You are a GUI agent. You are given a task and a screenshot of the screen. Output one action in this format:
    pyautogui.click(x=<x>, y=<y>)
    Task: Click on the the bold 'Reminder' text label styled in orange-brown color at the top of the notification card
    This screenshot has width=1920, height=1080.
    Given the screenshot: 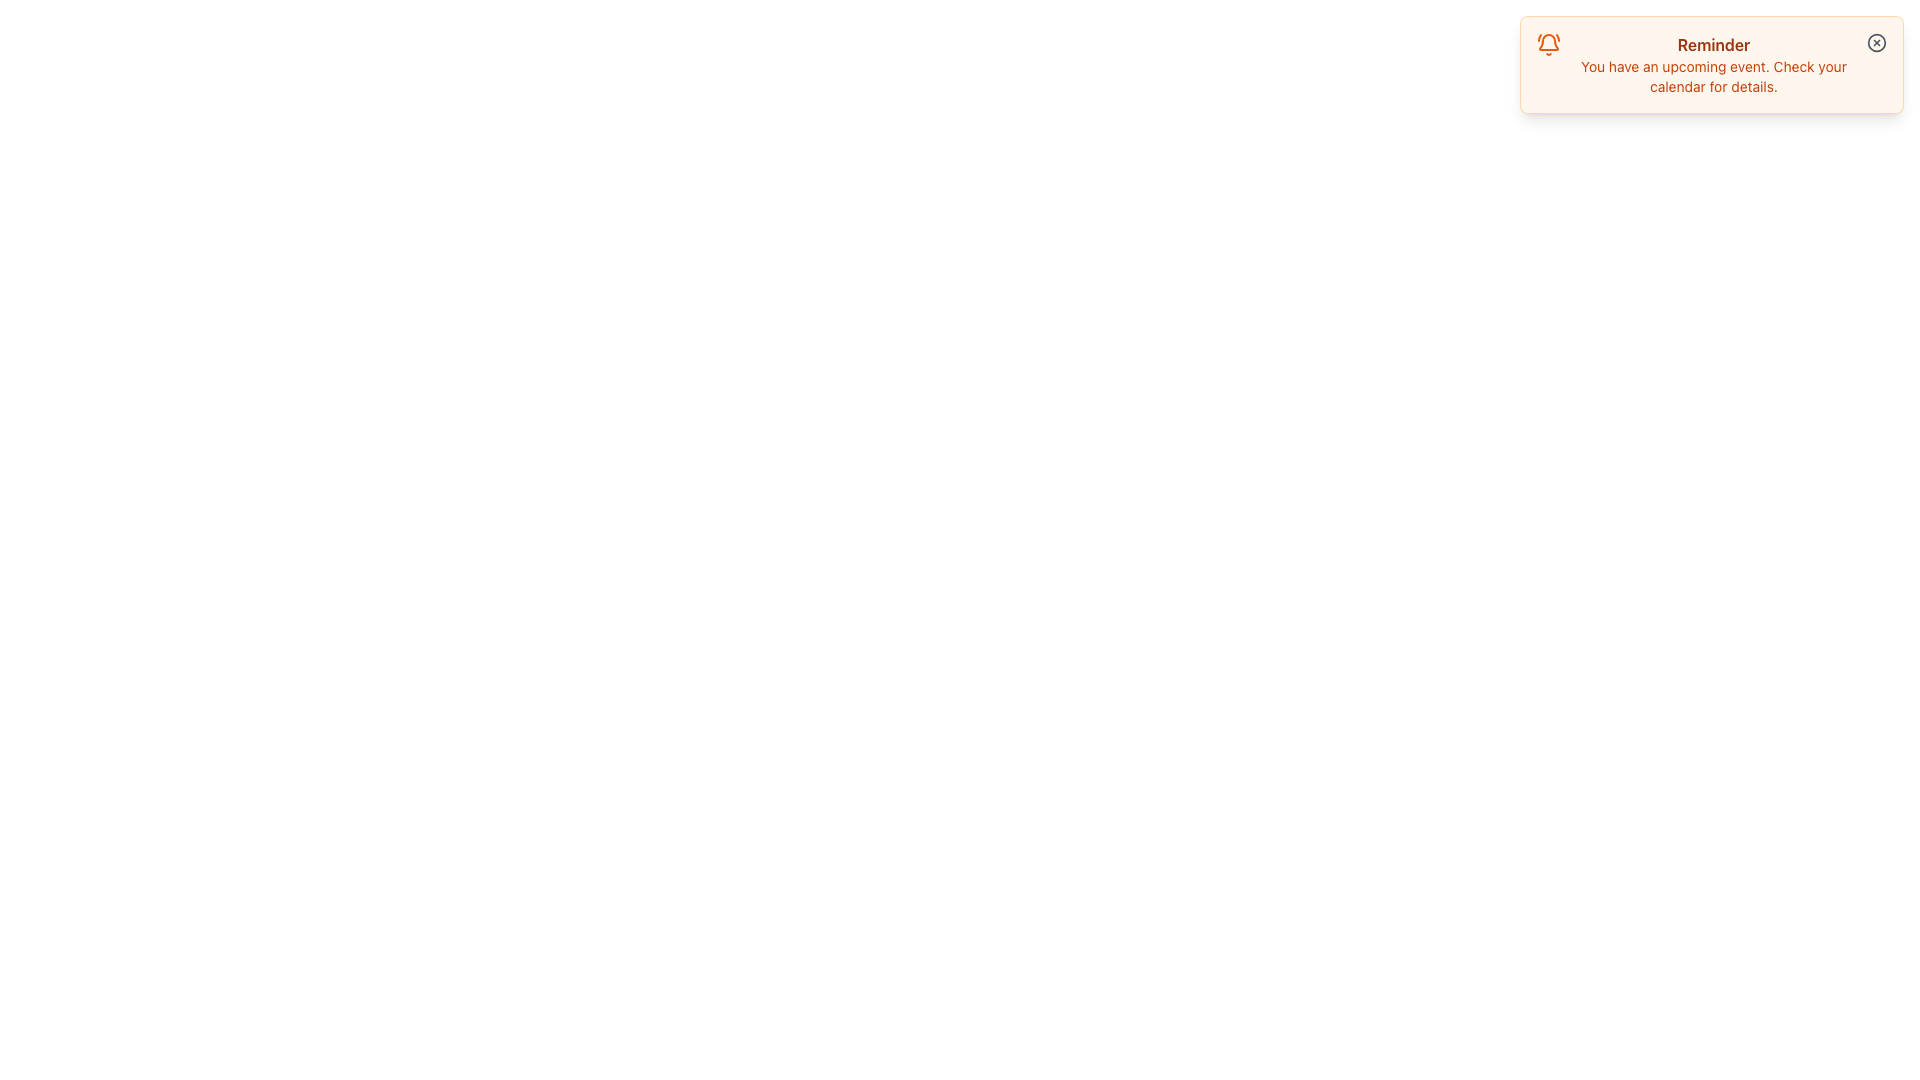 What is the action you would take?
    pyautogui.click(x=1712, y=45)
    